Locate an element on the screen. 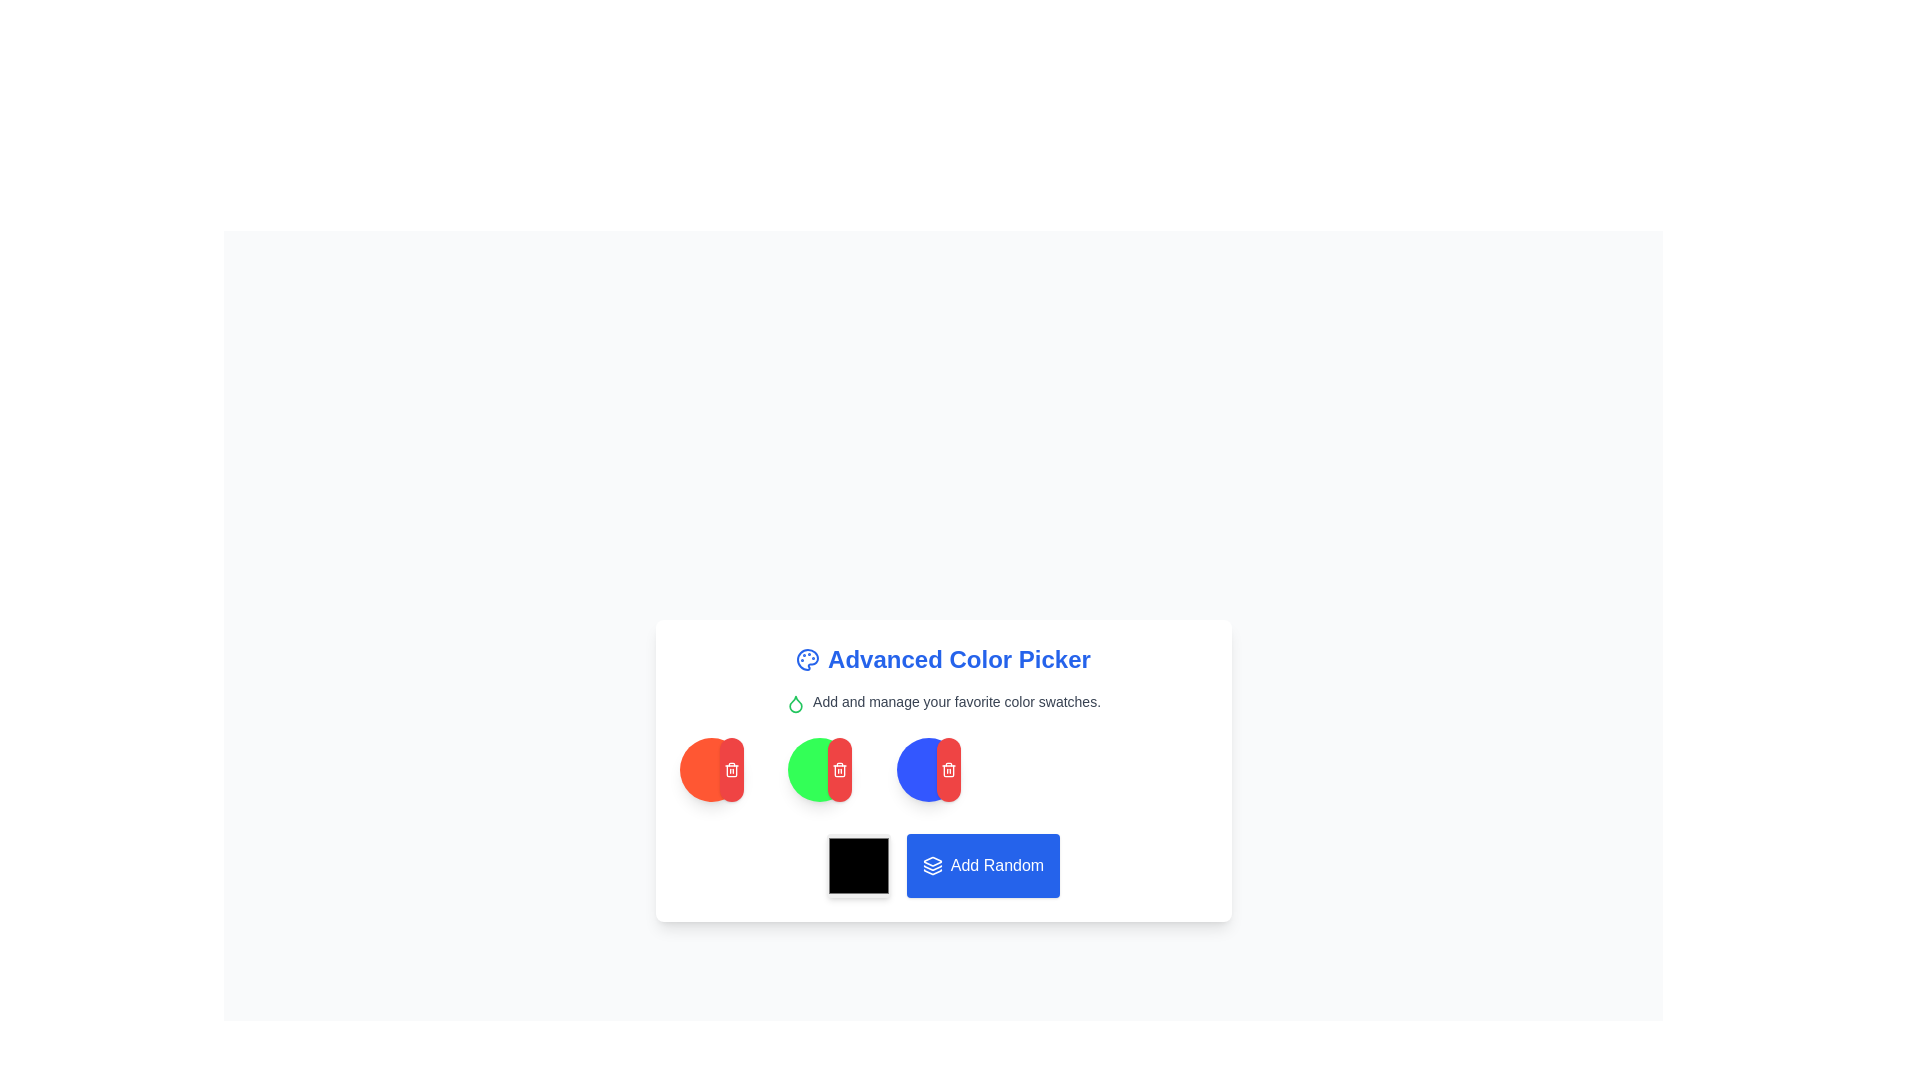 The width and height of the screenshot is (1920, 1080). the droplet icon that visually represents a liquid concept, located at the center of the header section of the interface is located at coordinates (795, 703).